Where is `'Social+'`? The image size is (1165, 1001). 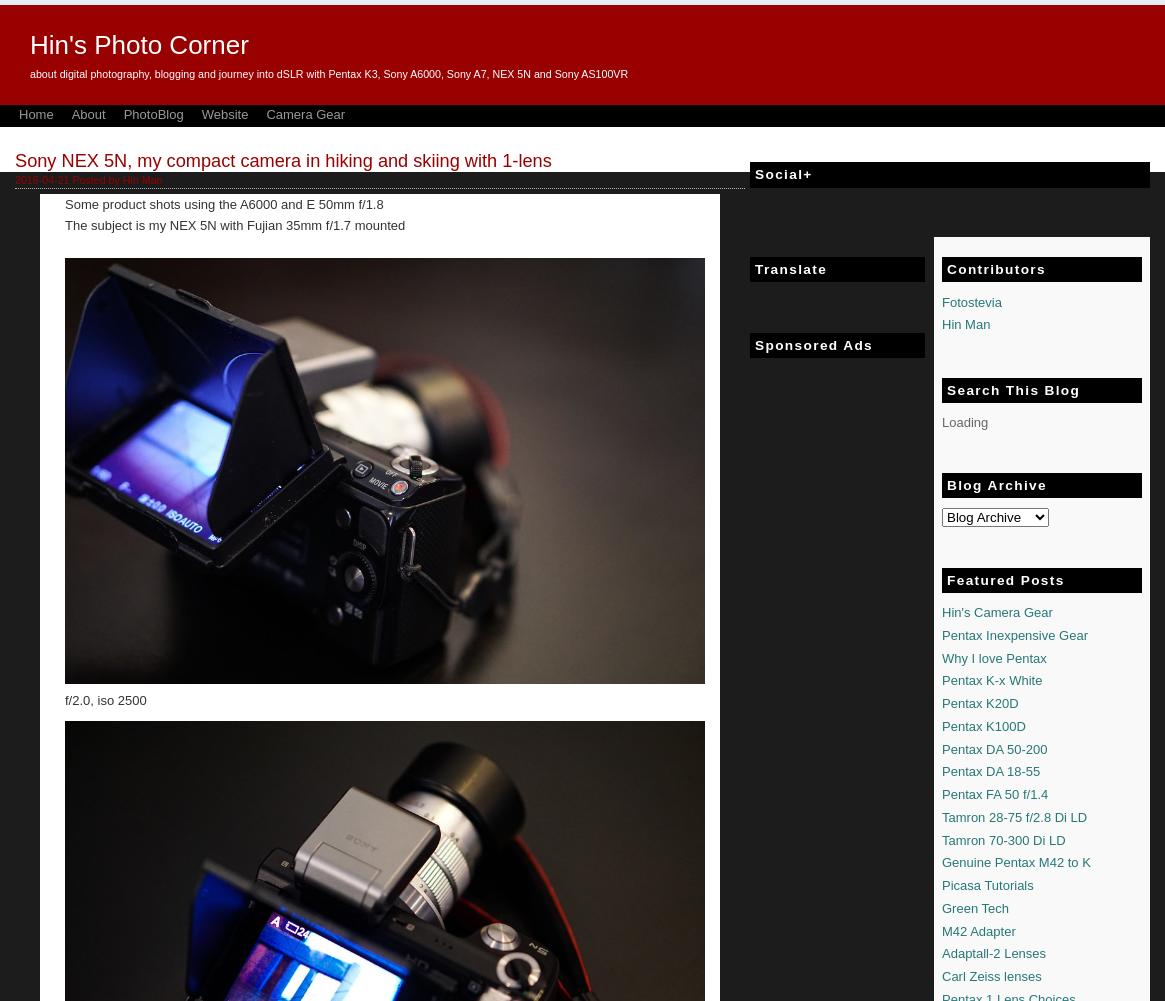
'Social+' is located at coordinates (783, 174).